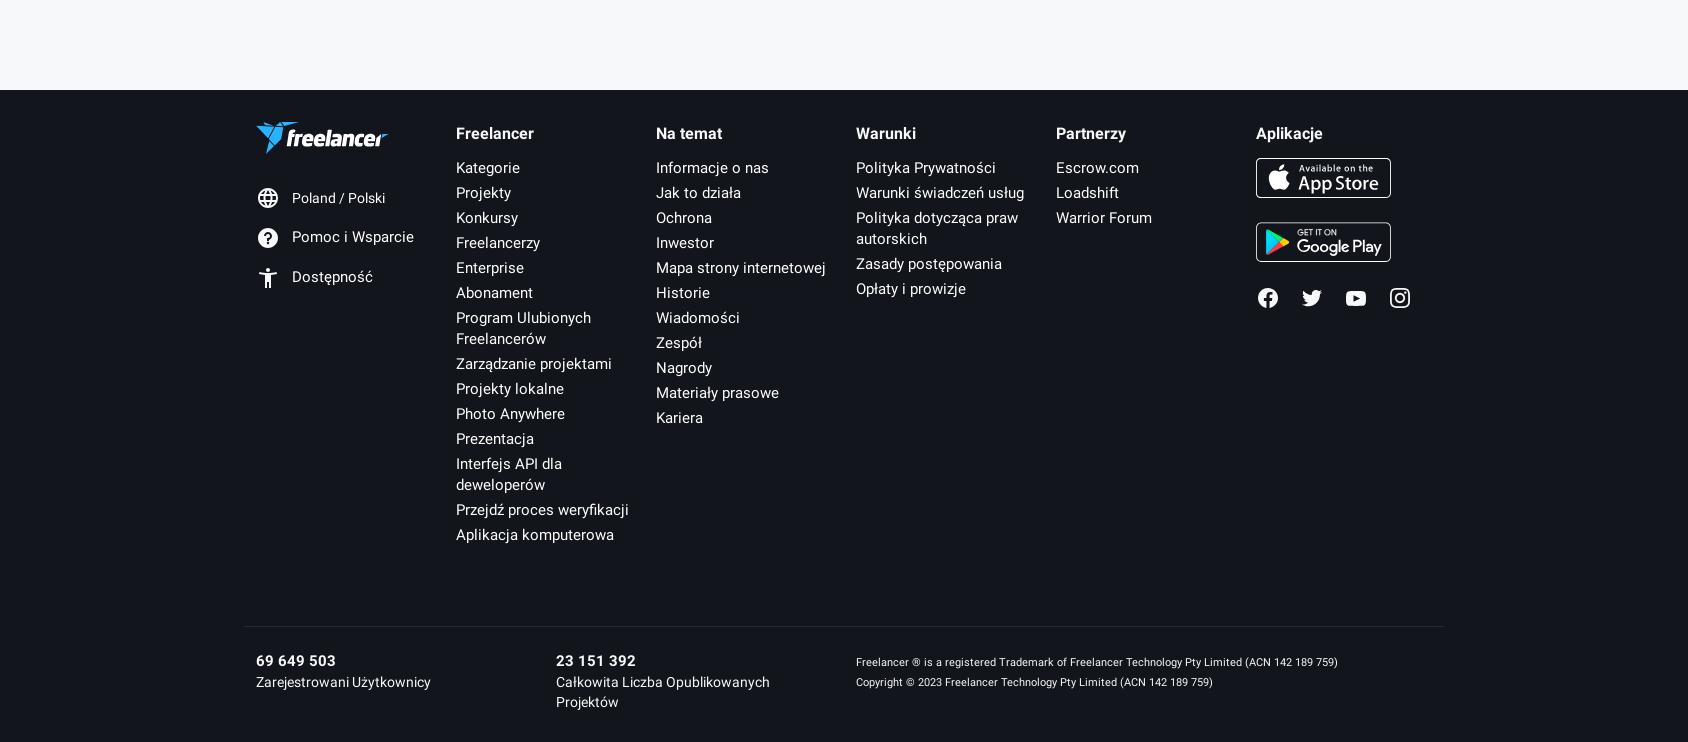 This screenshot has height=742, width=1688. What do you see at coordinates (696, 316) in the screenshot?
I see `'Wiadomości'` at bounding box center [696, 316].